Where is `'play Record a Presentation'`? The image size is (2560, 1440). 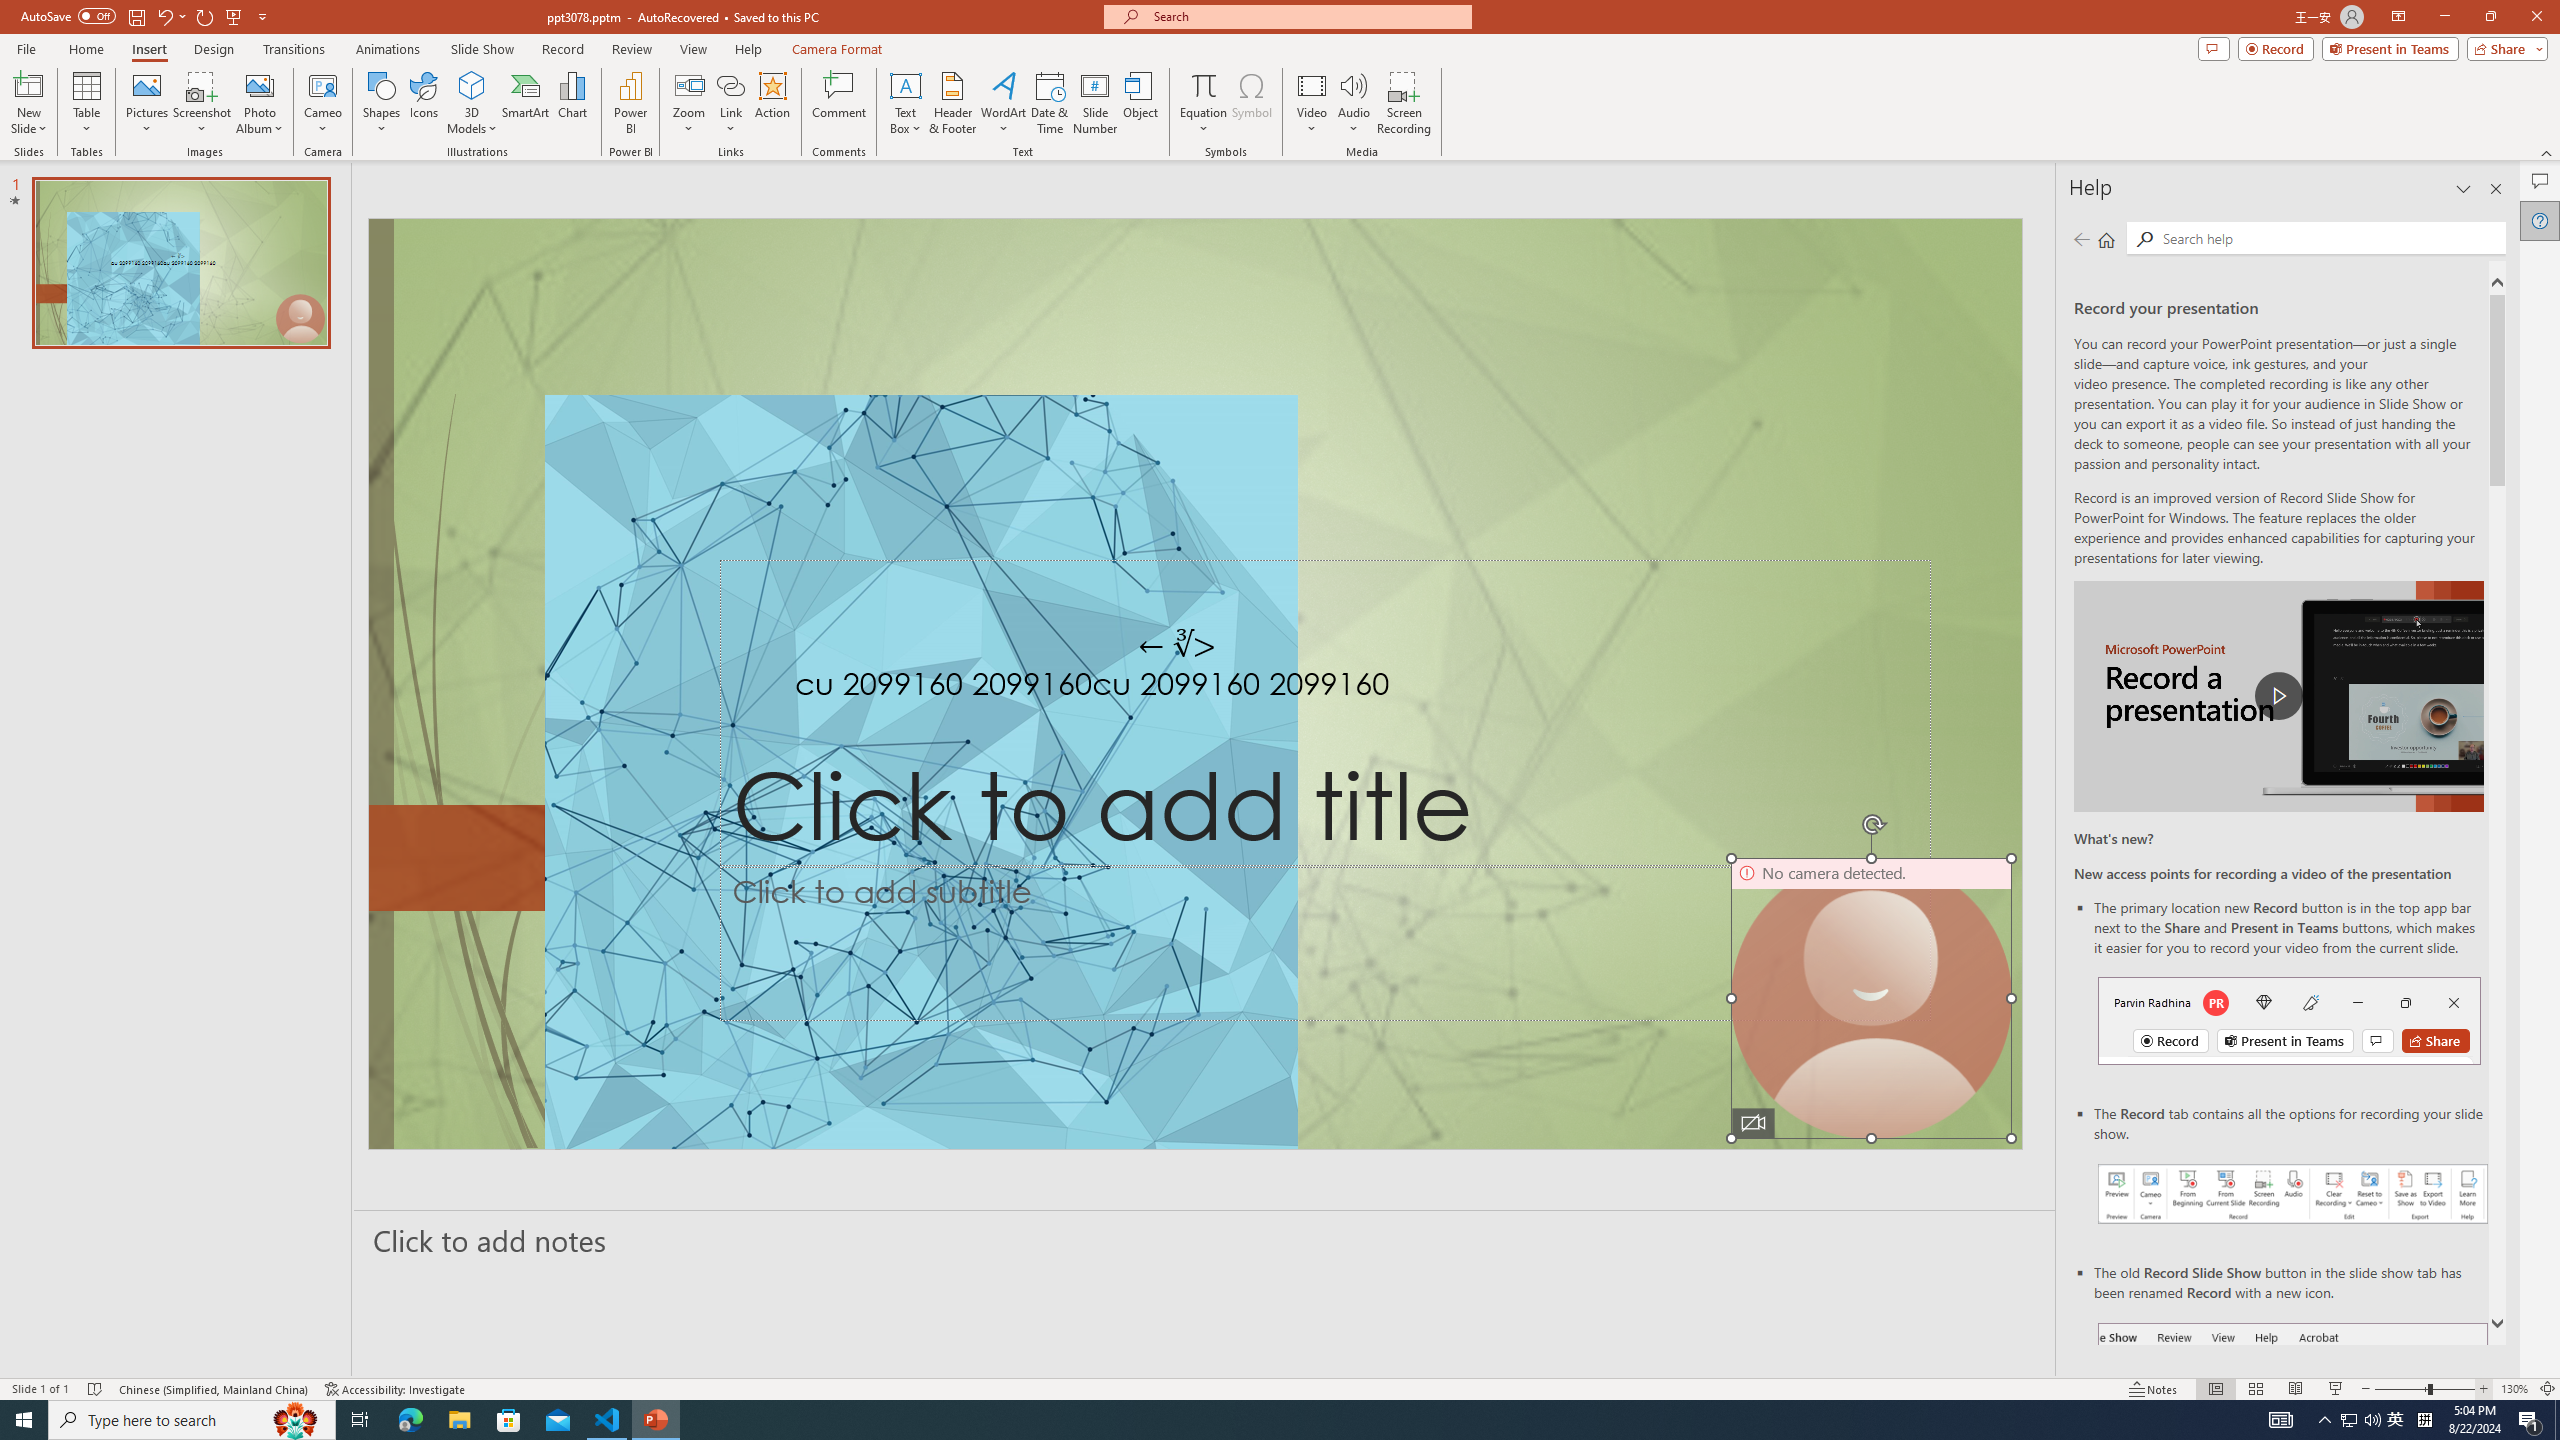
'play Record a Presentation' is located at coordinates (2278, 696).